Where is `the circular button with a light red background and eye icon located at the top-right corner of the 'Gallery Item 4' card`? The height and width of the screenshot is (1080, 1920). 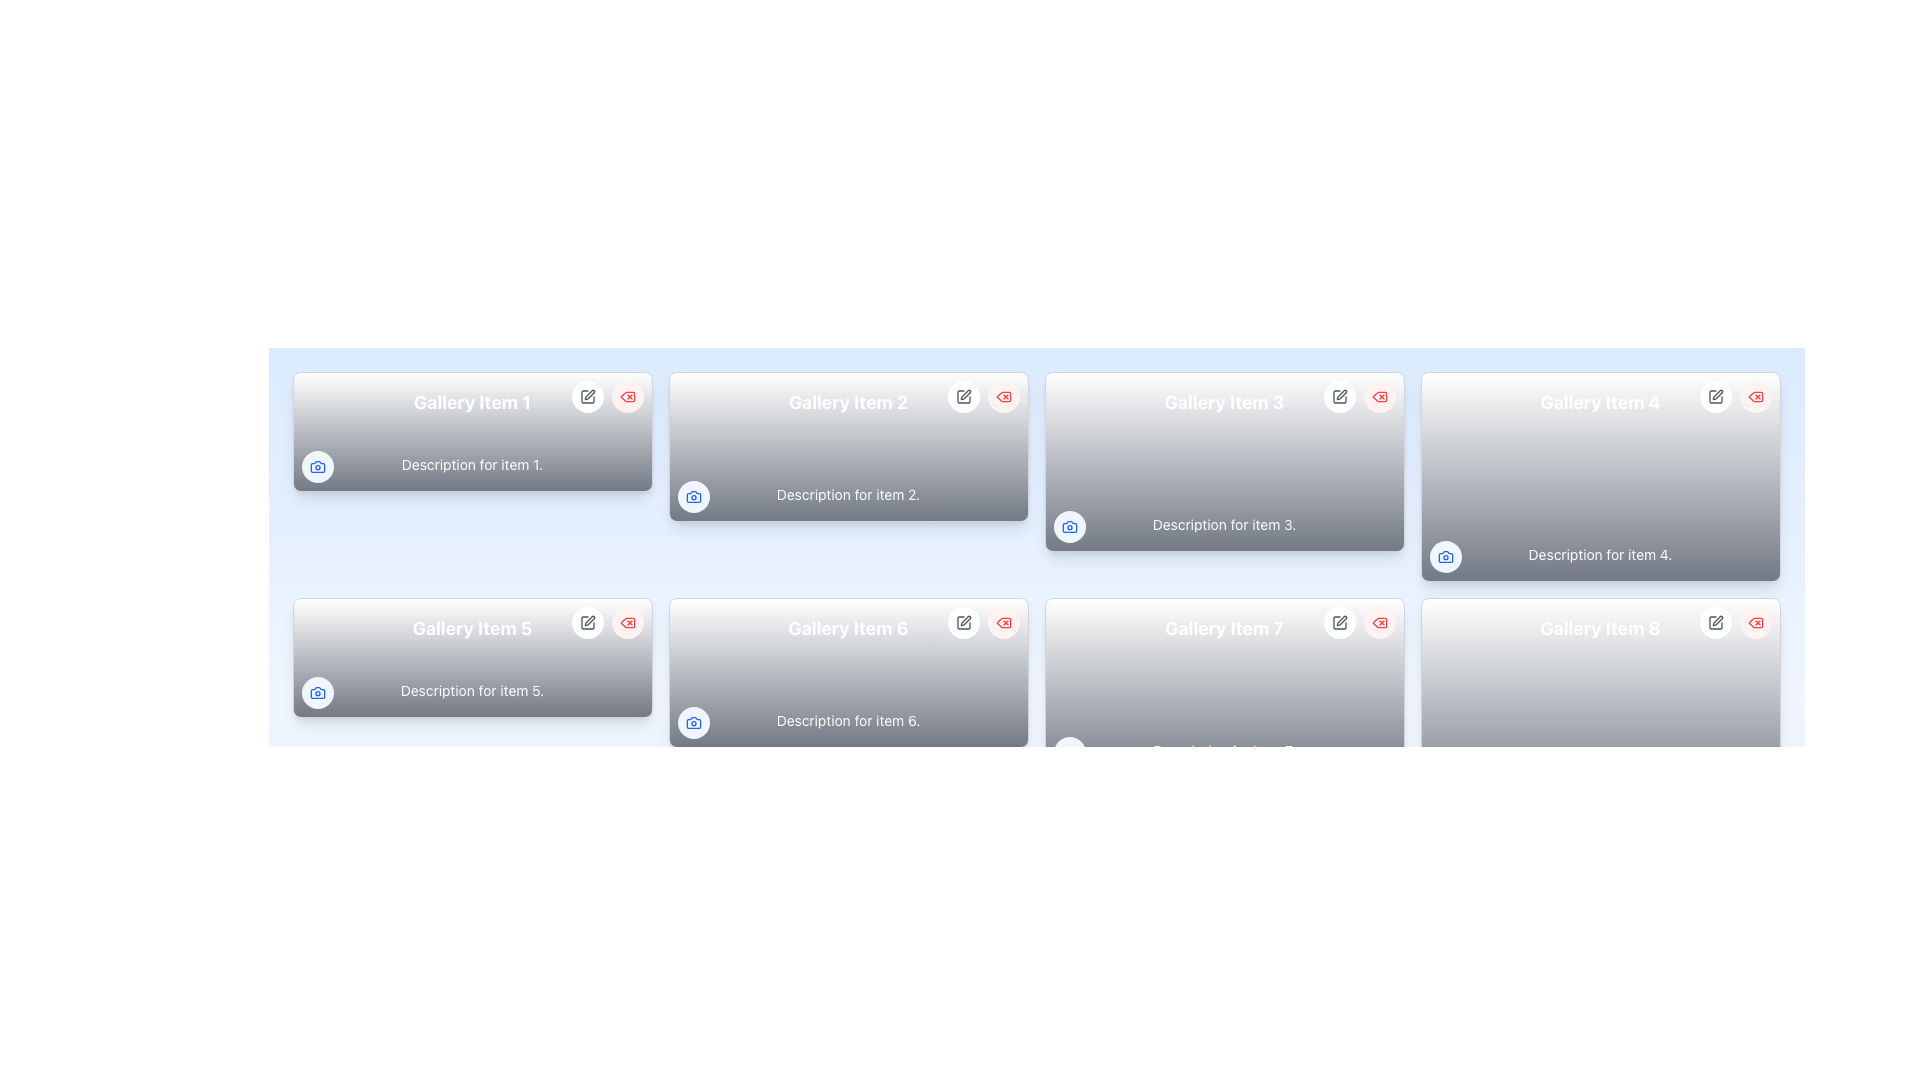
the circular button with a light red background and eye icon located at the top-right corner of the 'Gallery Item 4' card is located at coordinates (1754, 397).